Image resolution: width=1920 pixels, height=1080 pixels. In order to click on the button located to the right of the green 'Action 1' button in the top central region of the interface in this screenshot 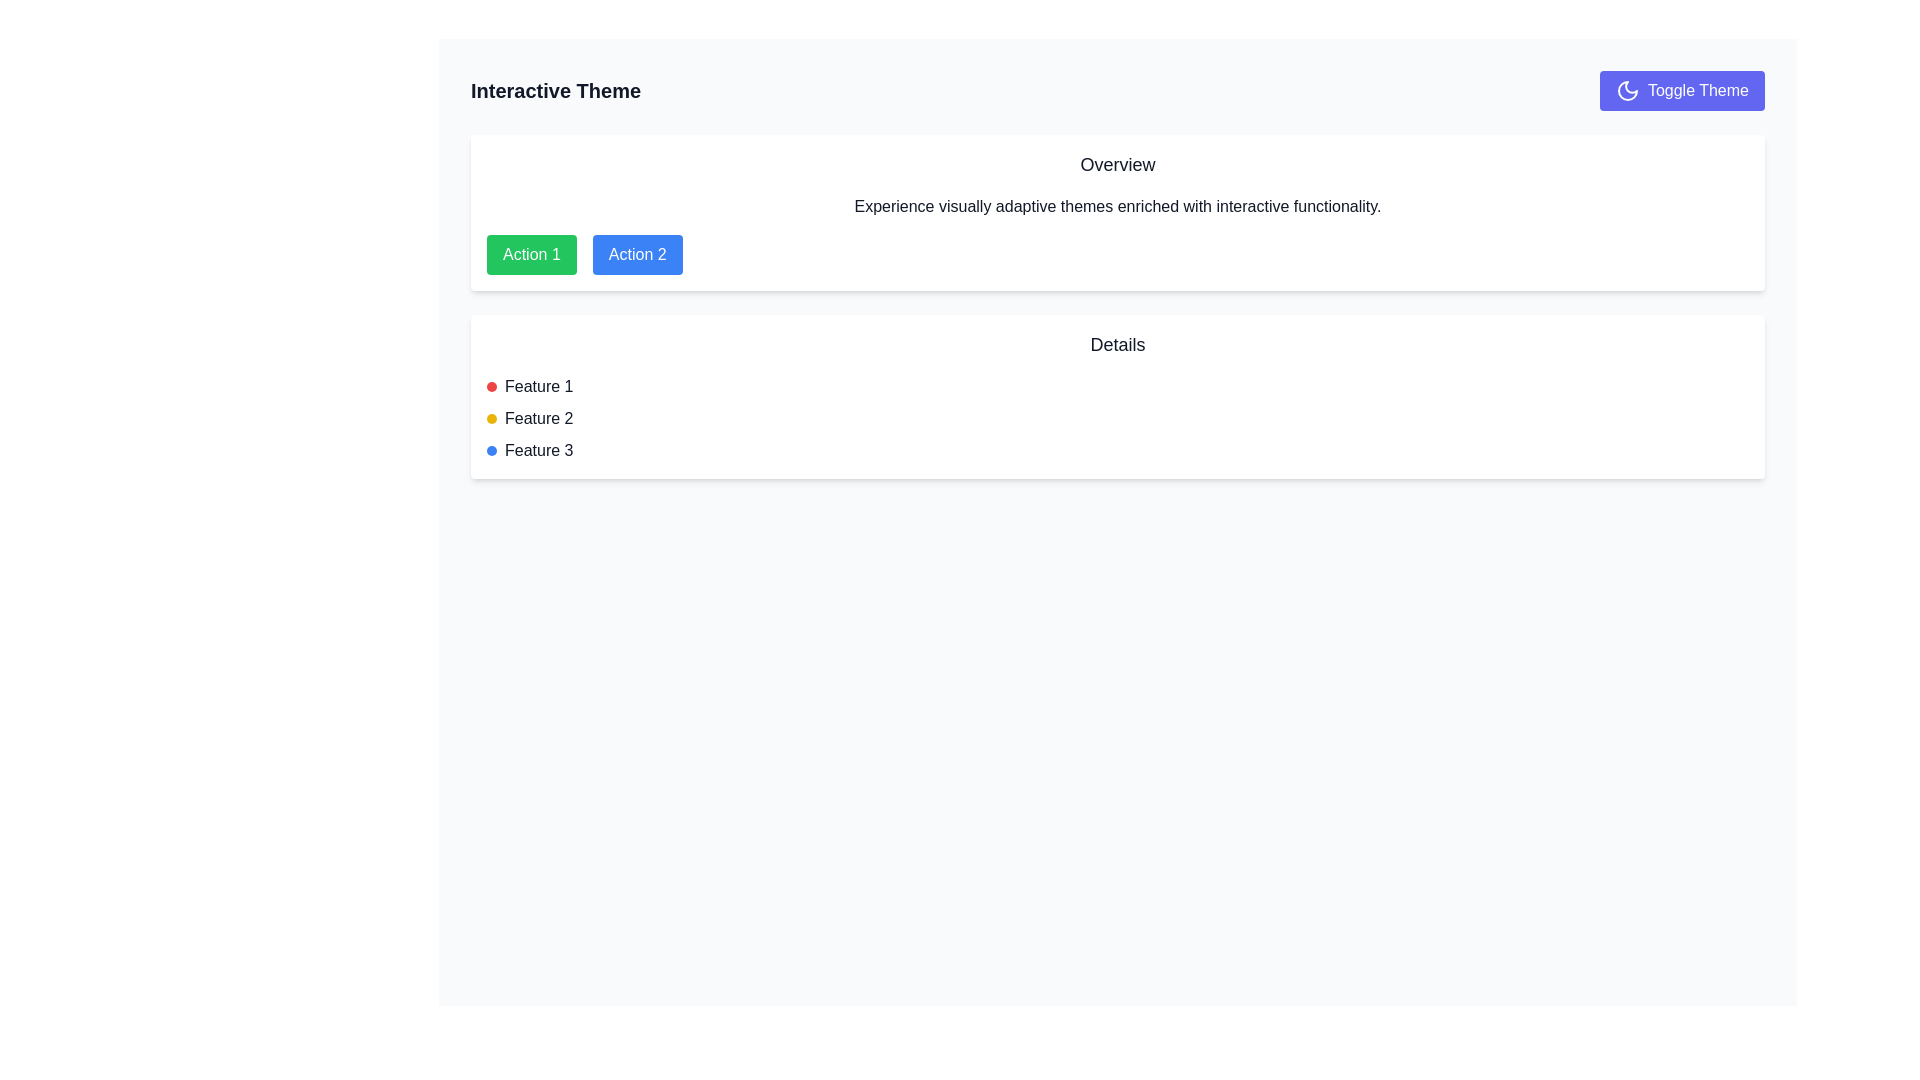, I will do `click(636, 253)`.